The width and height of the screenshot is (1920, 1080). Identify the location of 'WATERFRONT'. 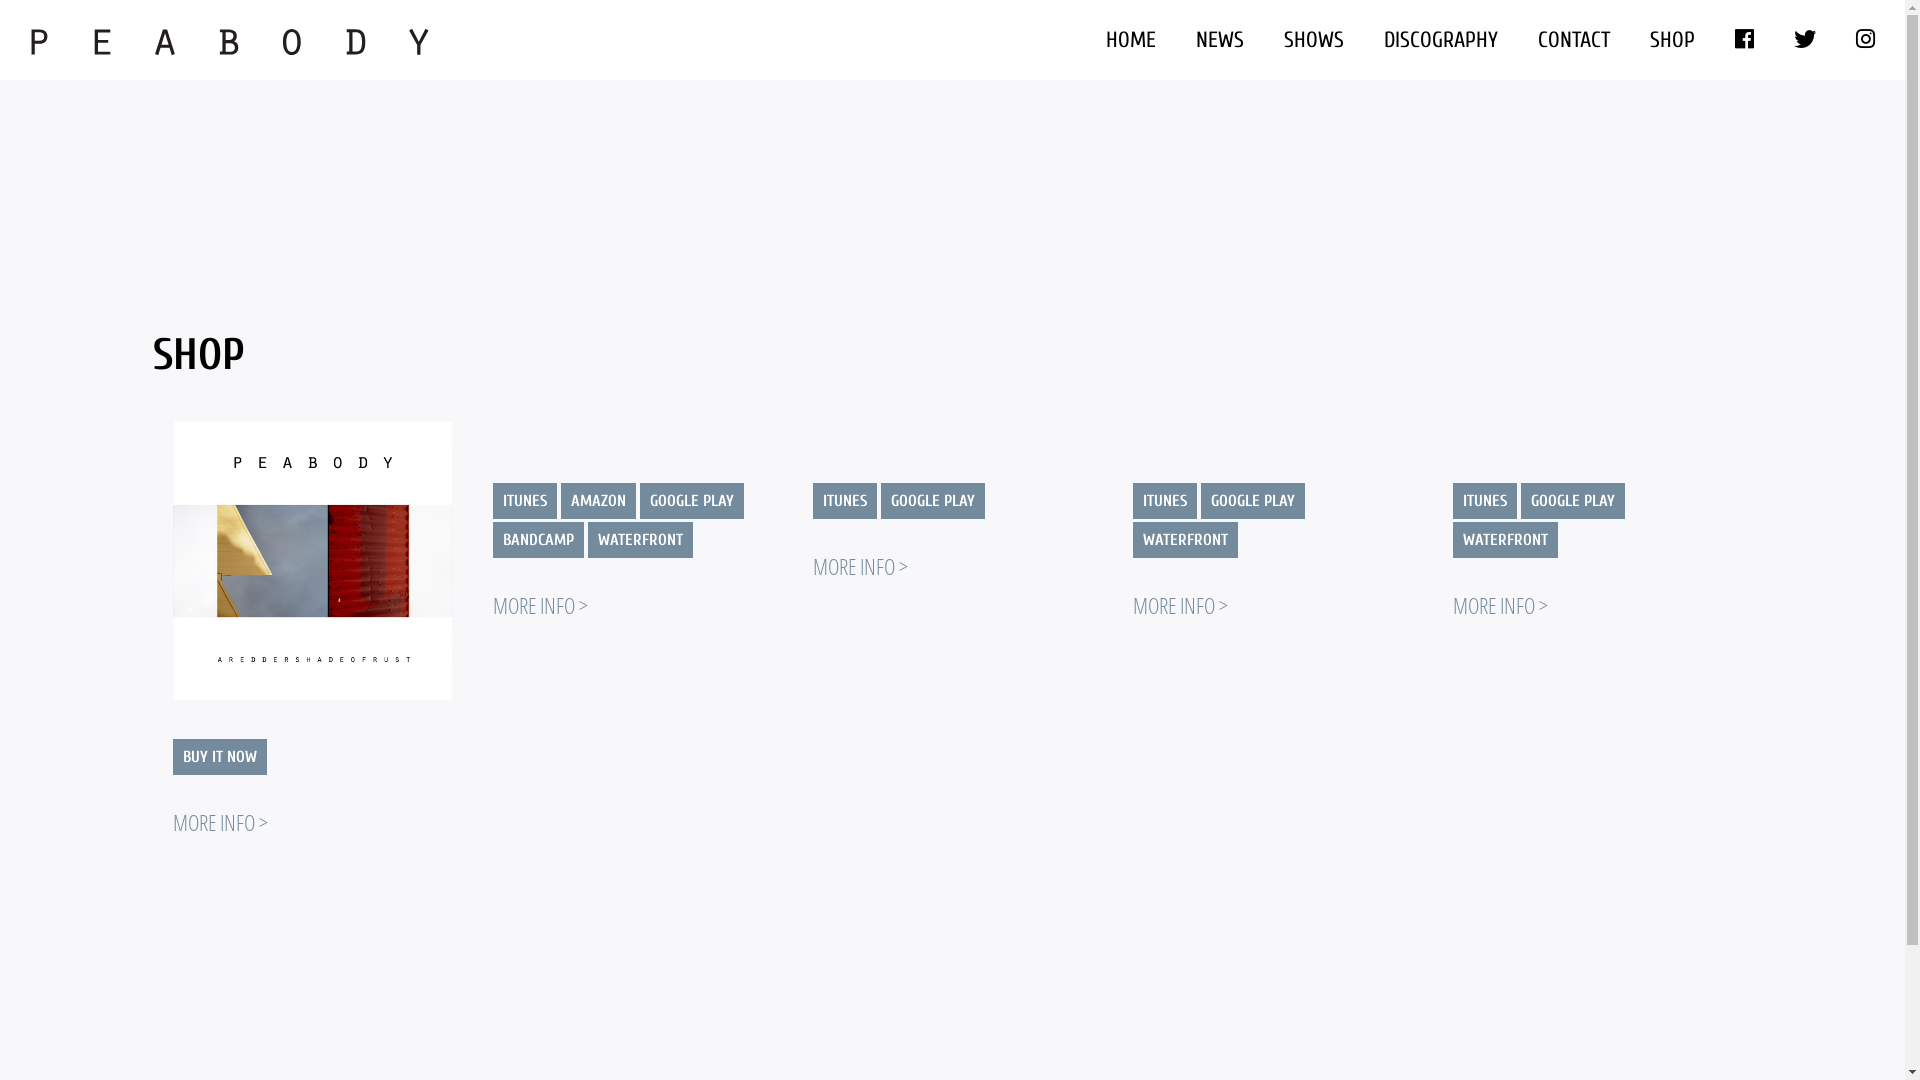
(1451, 540).